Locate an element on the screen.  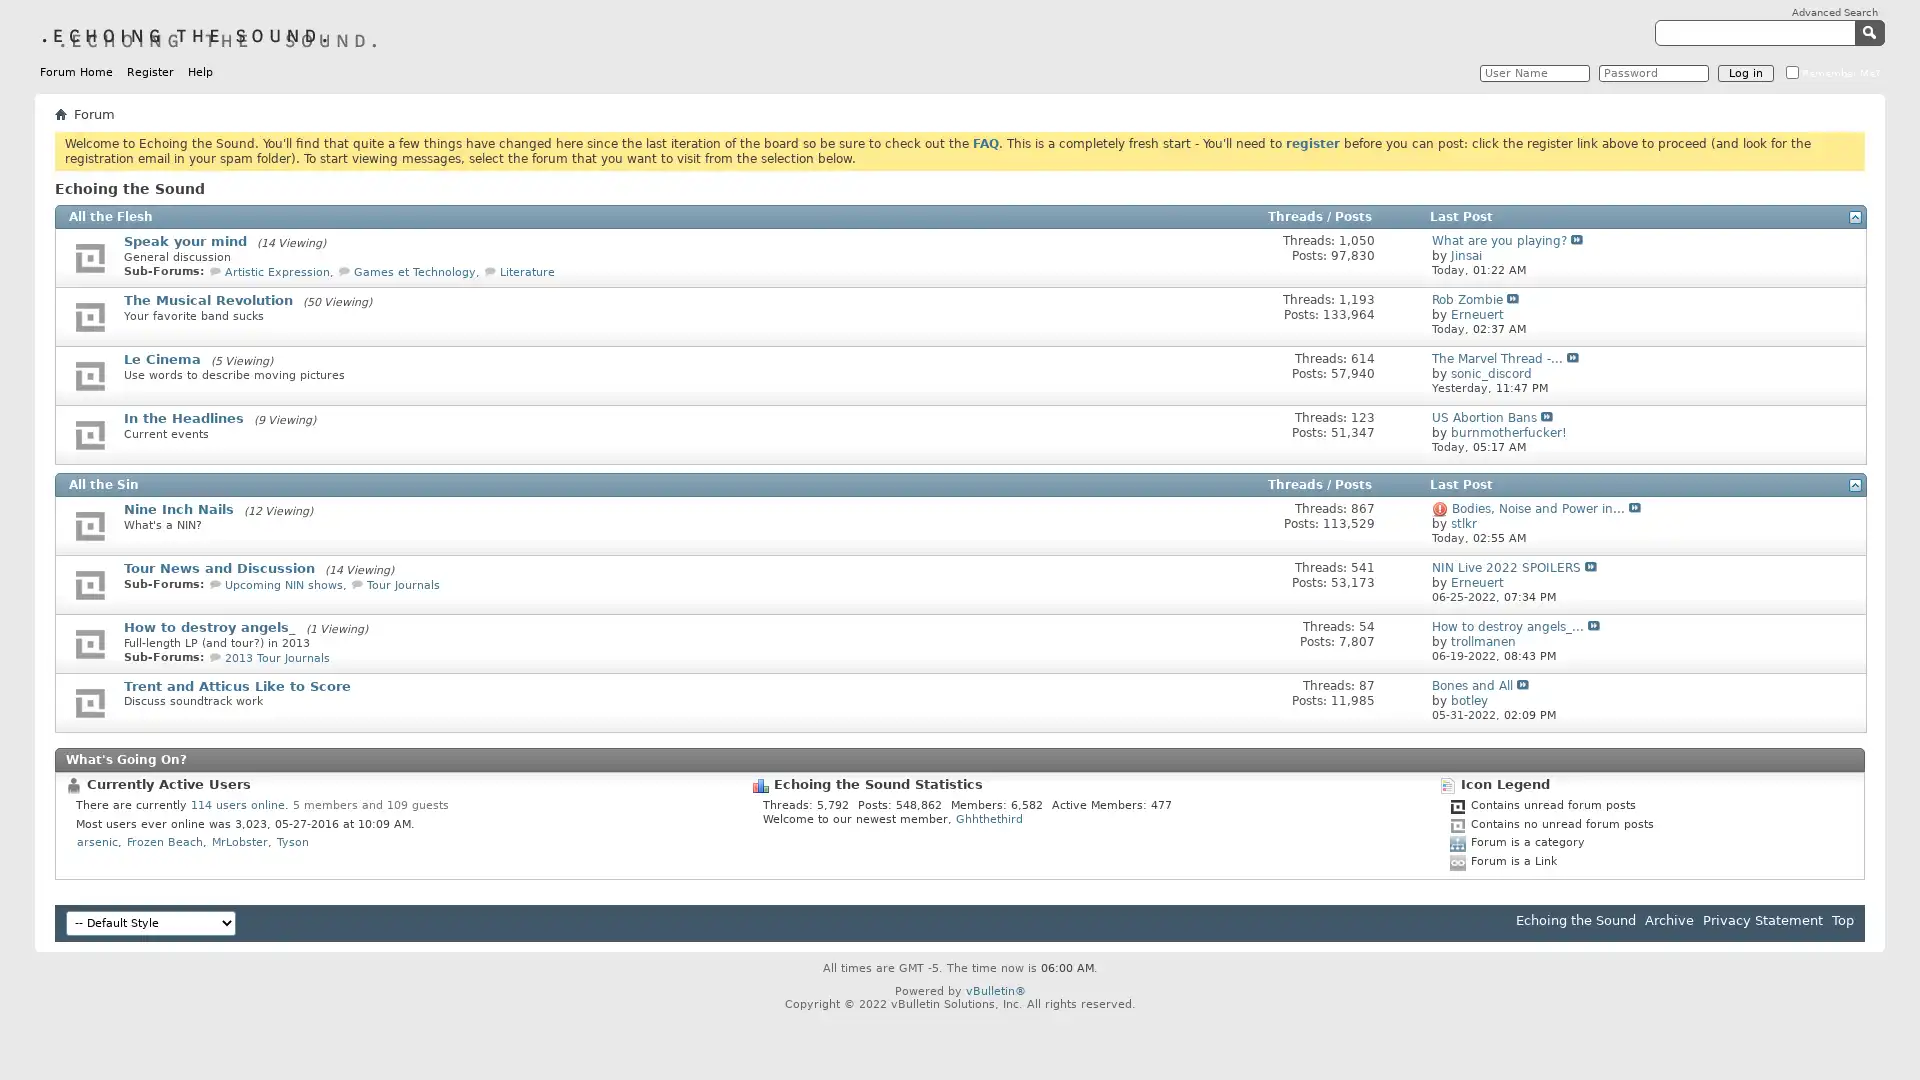
Submit is located at coordinates (1871, 31).